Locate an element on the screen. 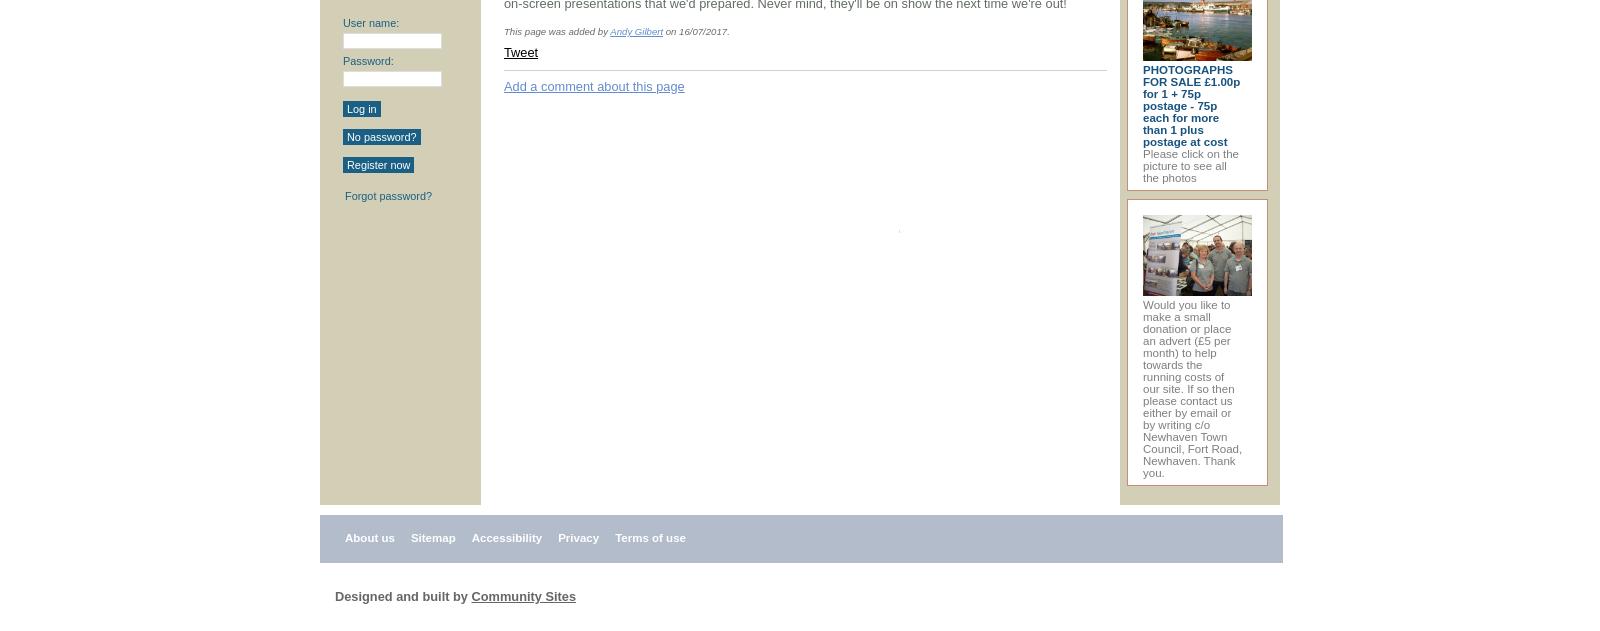  'Add a comment about this page' is located at coordinates (592, 85).